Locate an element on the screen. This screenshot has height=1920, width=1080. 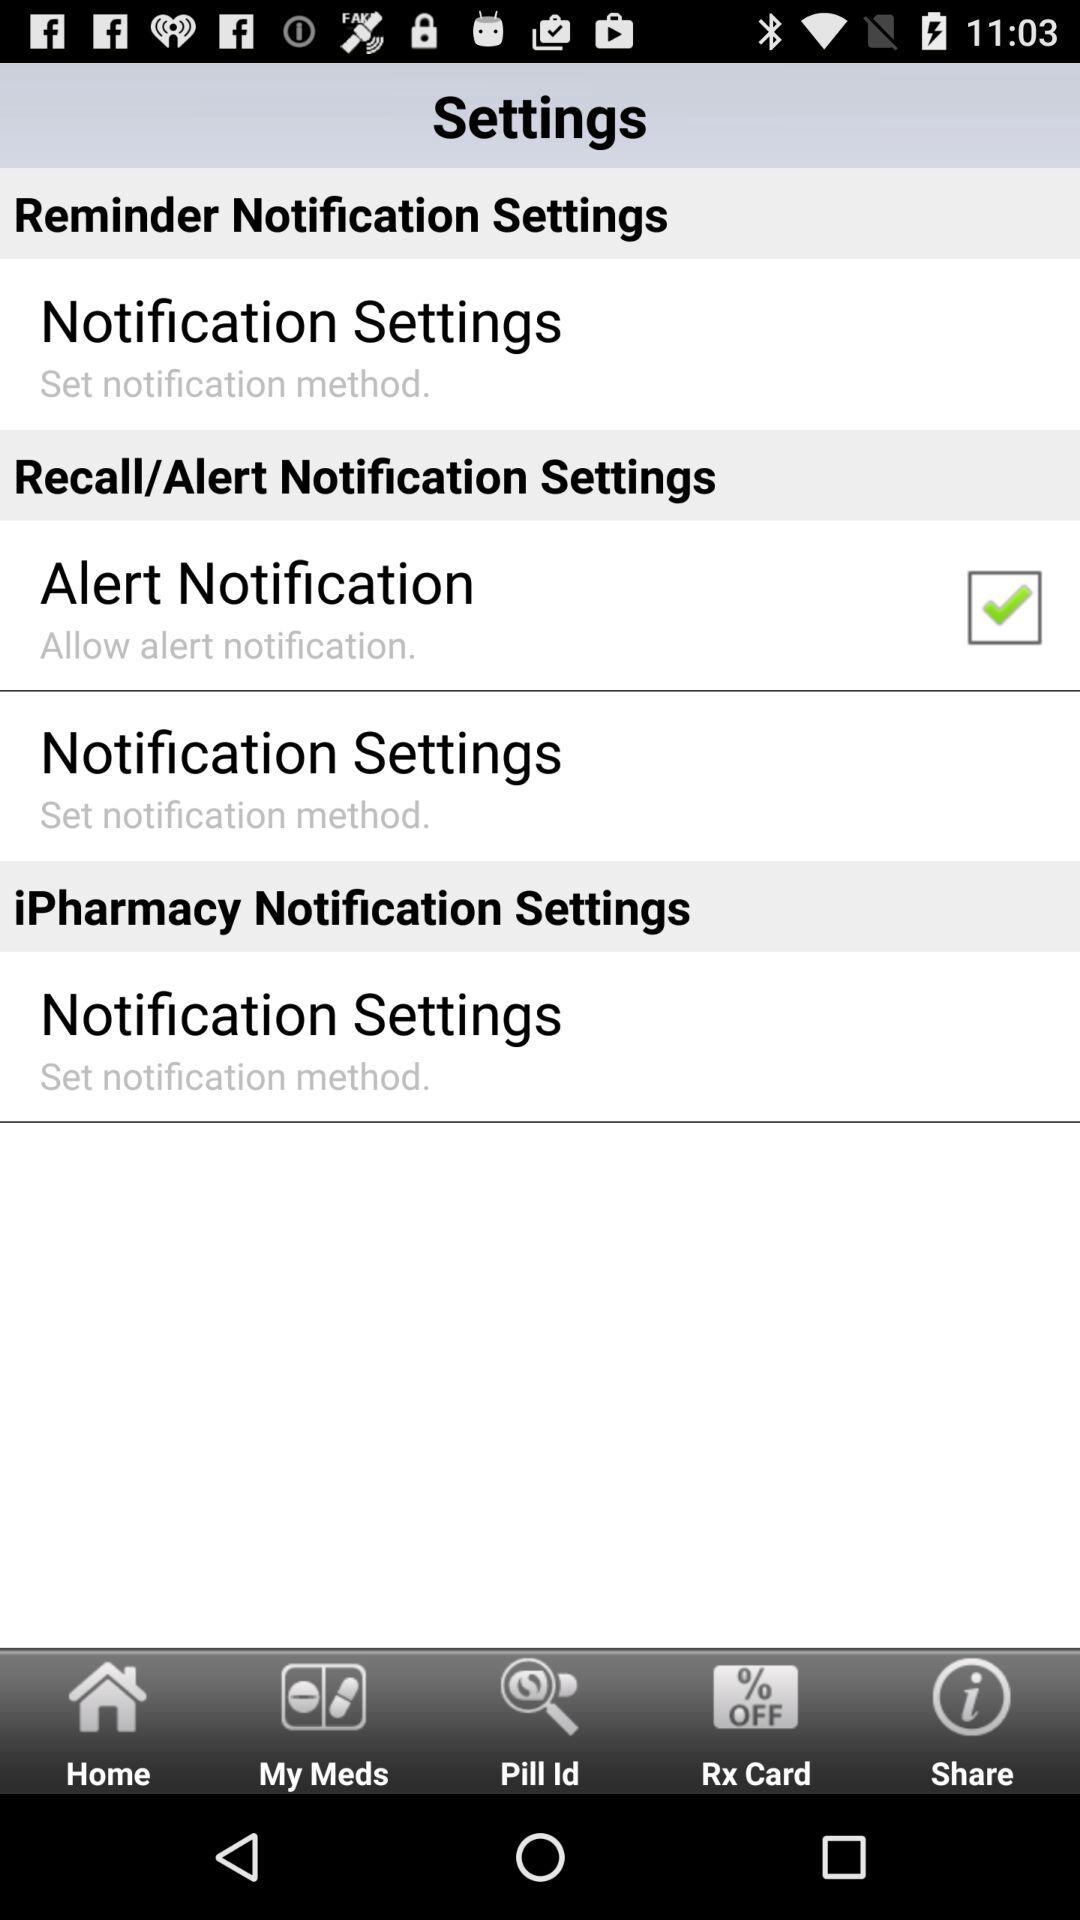
the icon below the set notification method. is located at coordinates (108, 1719).